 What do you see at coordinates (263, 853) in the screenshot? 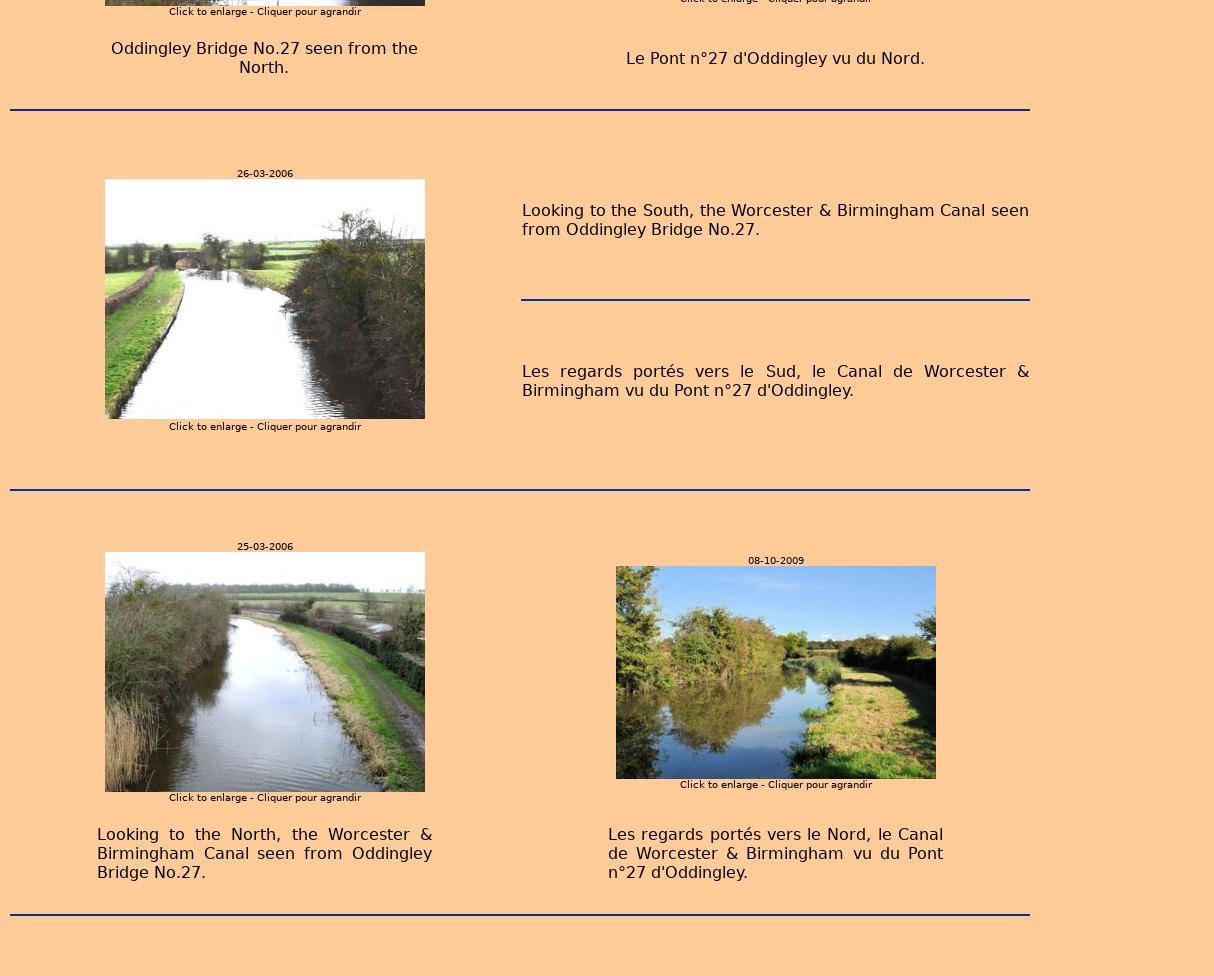
I see `'Looking to the North, the Worcester & Birmingham Canal seen from Oddingley Bridge No.27.'` at bounding box center [263, 853].